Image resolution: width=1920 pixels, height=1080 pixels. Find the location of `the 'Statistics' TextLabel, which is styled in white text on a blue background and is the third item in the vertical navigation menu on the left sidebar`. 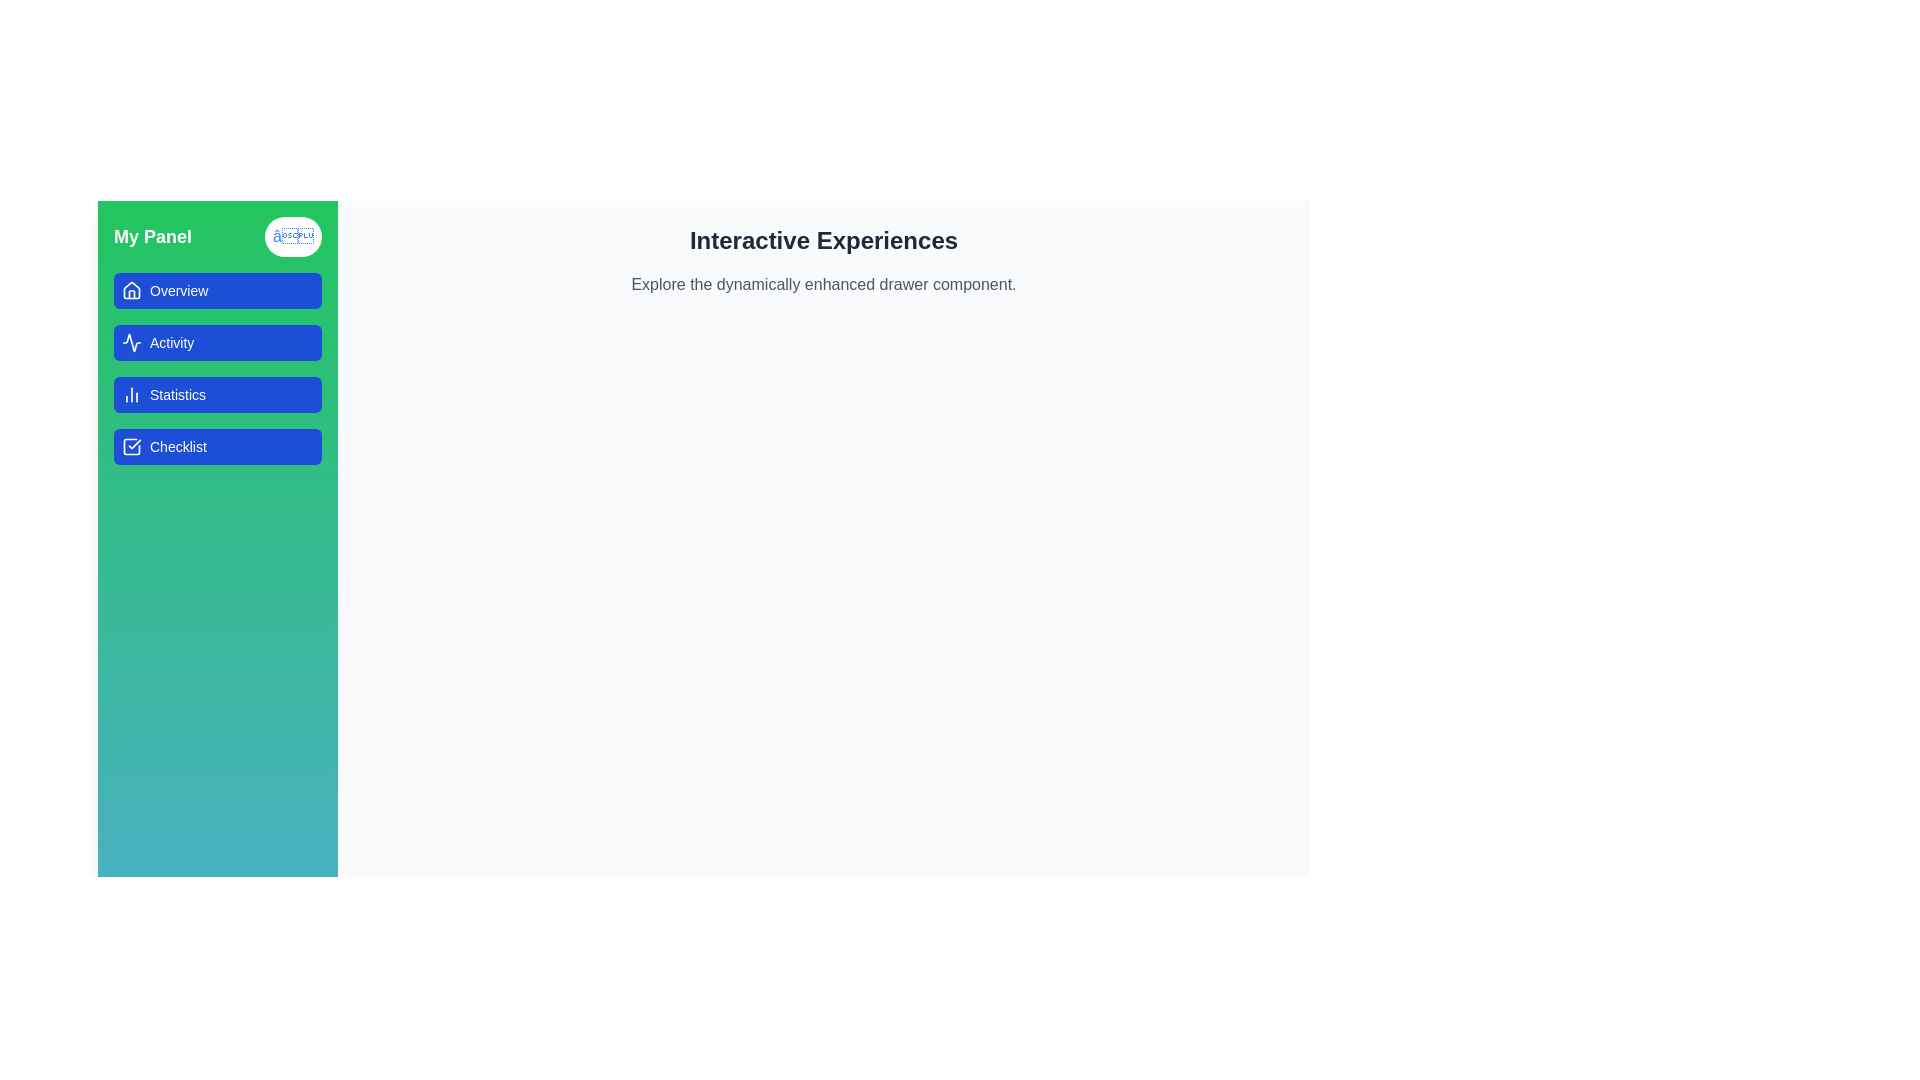

the 'Statistics' TextLabel, which is styled in white text on a blue background and is the third item in the vertical navigation menu on the left sidebar is located at coordinates (177, 394).